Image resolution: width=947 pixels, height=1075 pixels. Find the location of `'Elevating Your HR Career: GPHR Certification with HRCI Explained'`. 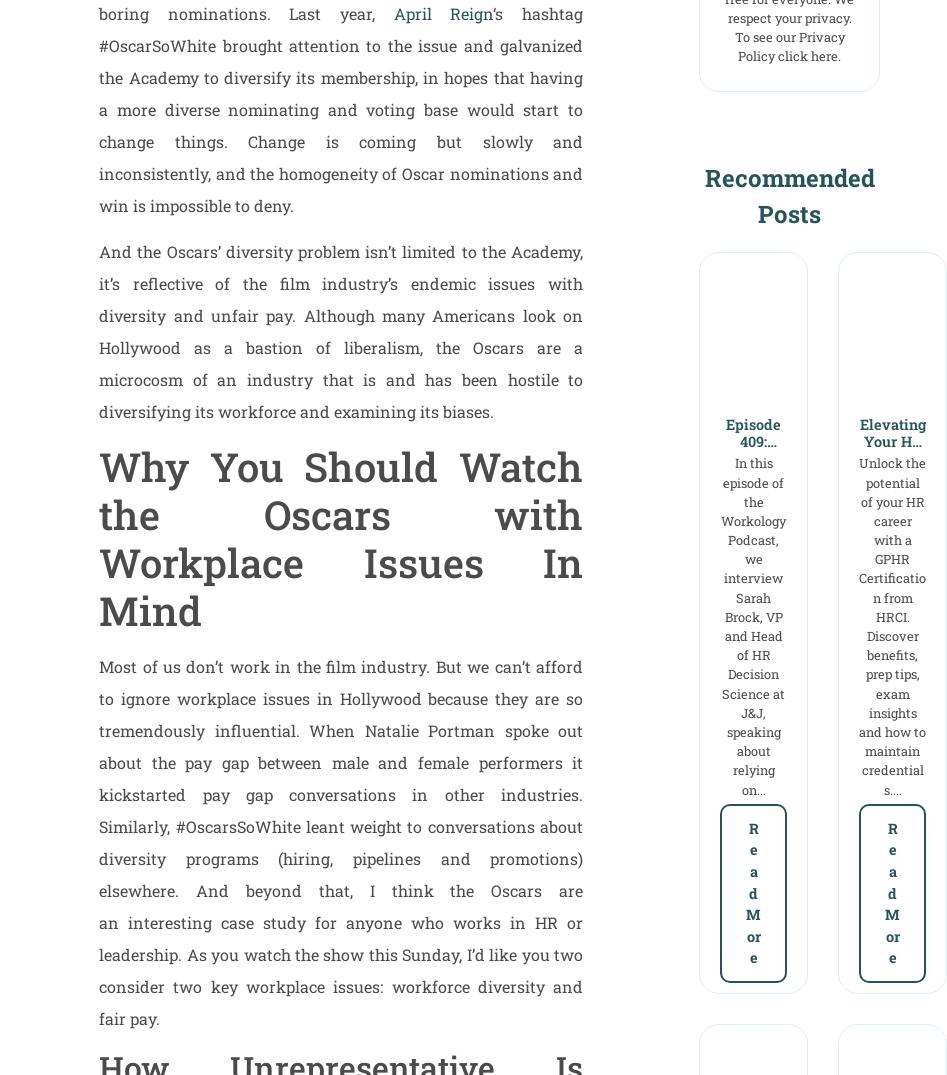

'Elevating Your HR Career: GPHR Certification with HRCI Explained' is located at coordinates (890, 491).